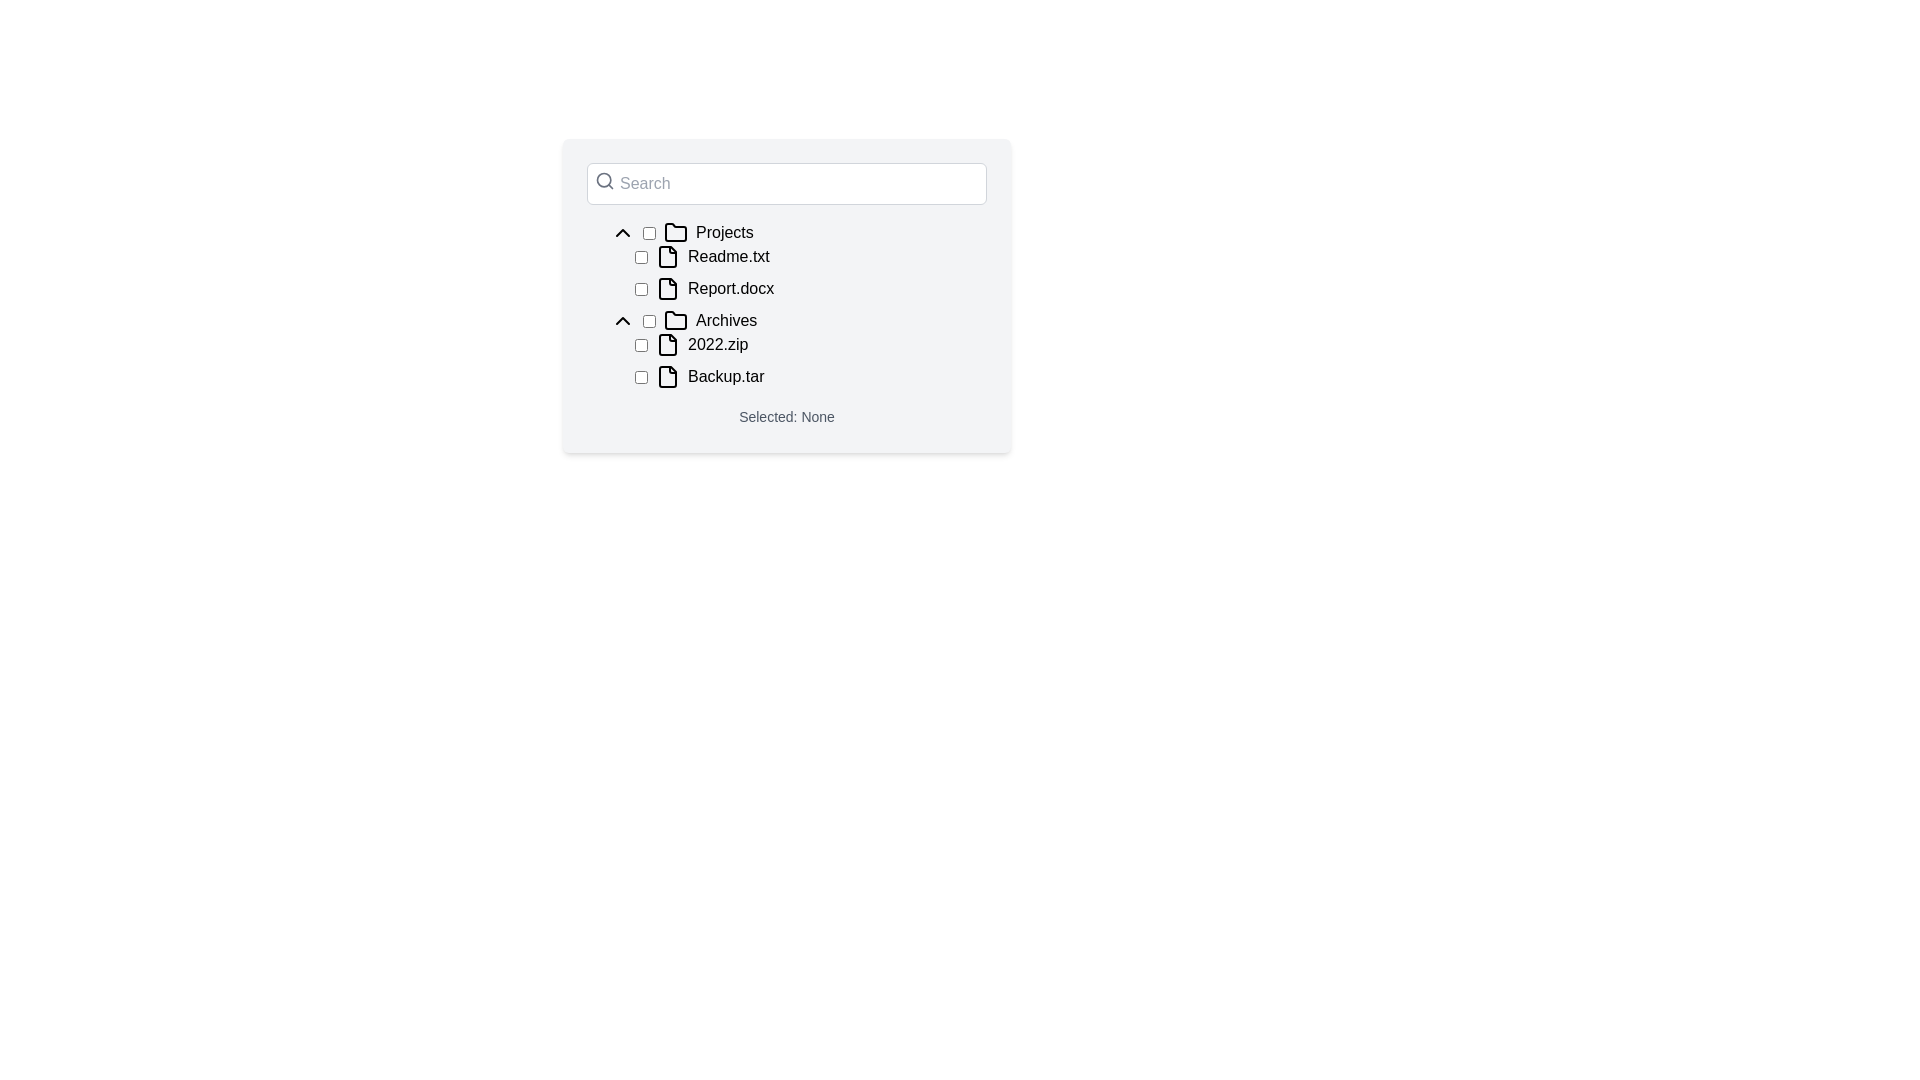 The image size is (1920, 1080). Describe the element at coordinates (667, 256) in the screenshot. I see `the upper-left part of the file icon representing a file in the file manager interface, which is associated with the text label 'Readme.txt'` at that location.